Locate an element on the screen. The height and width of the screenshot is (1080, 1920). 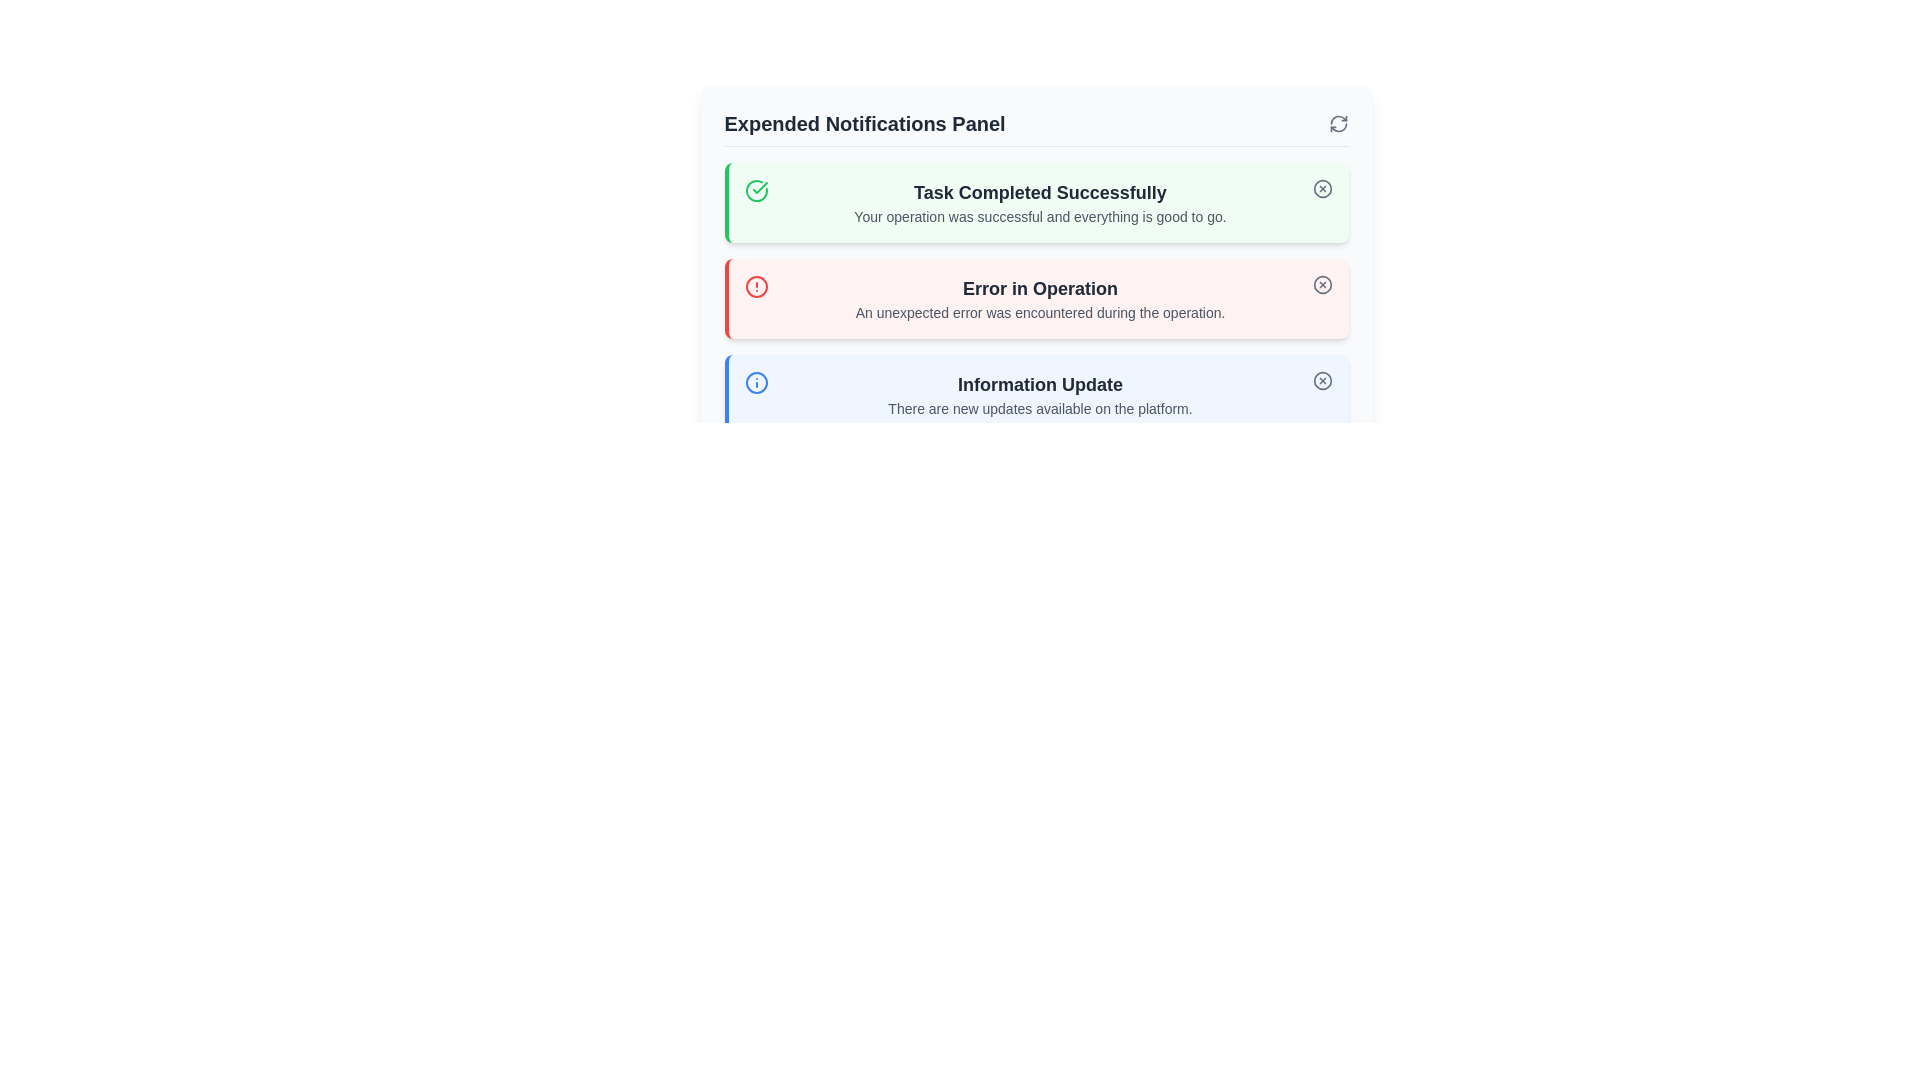
the second notification message in the Expended Notifications Panel is located at coordinates (1036, 299).